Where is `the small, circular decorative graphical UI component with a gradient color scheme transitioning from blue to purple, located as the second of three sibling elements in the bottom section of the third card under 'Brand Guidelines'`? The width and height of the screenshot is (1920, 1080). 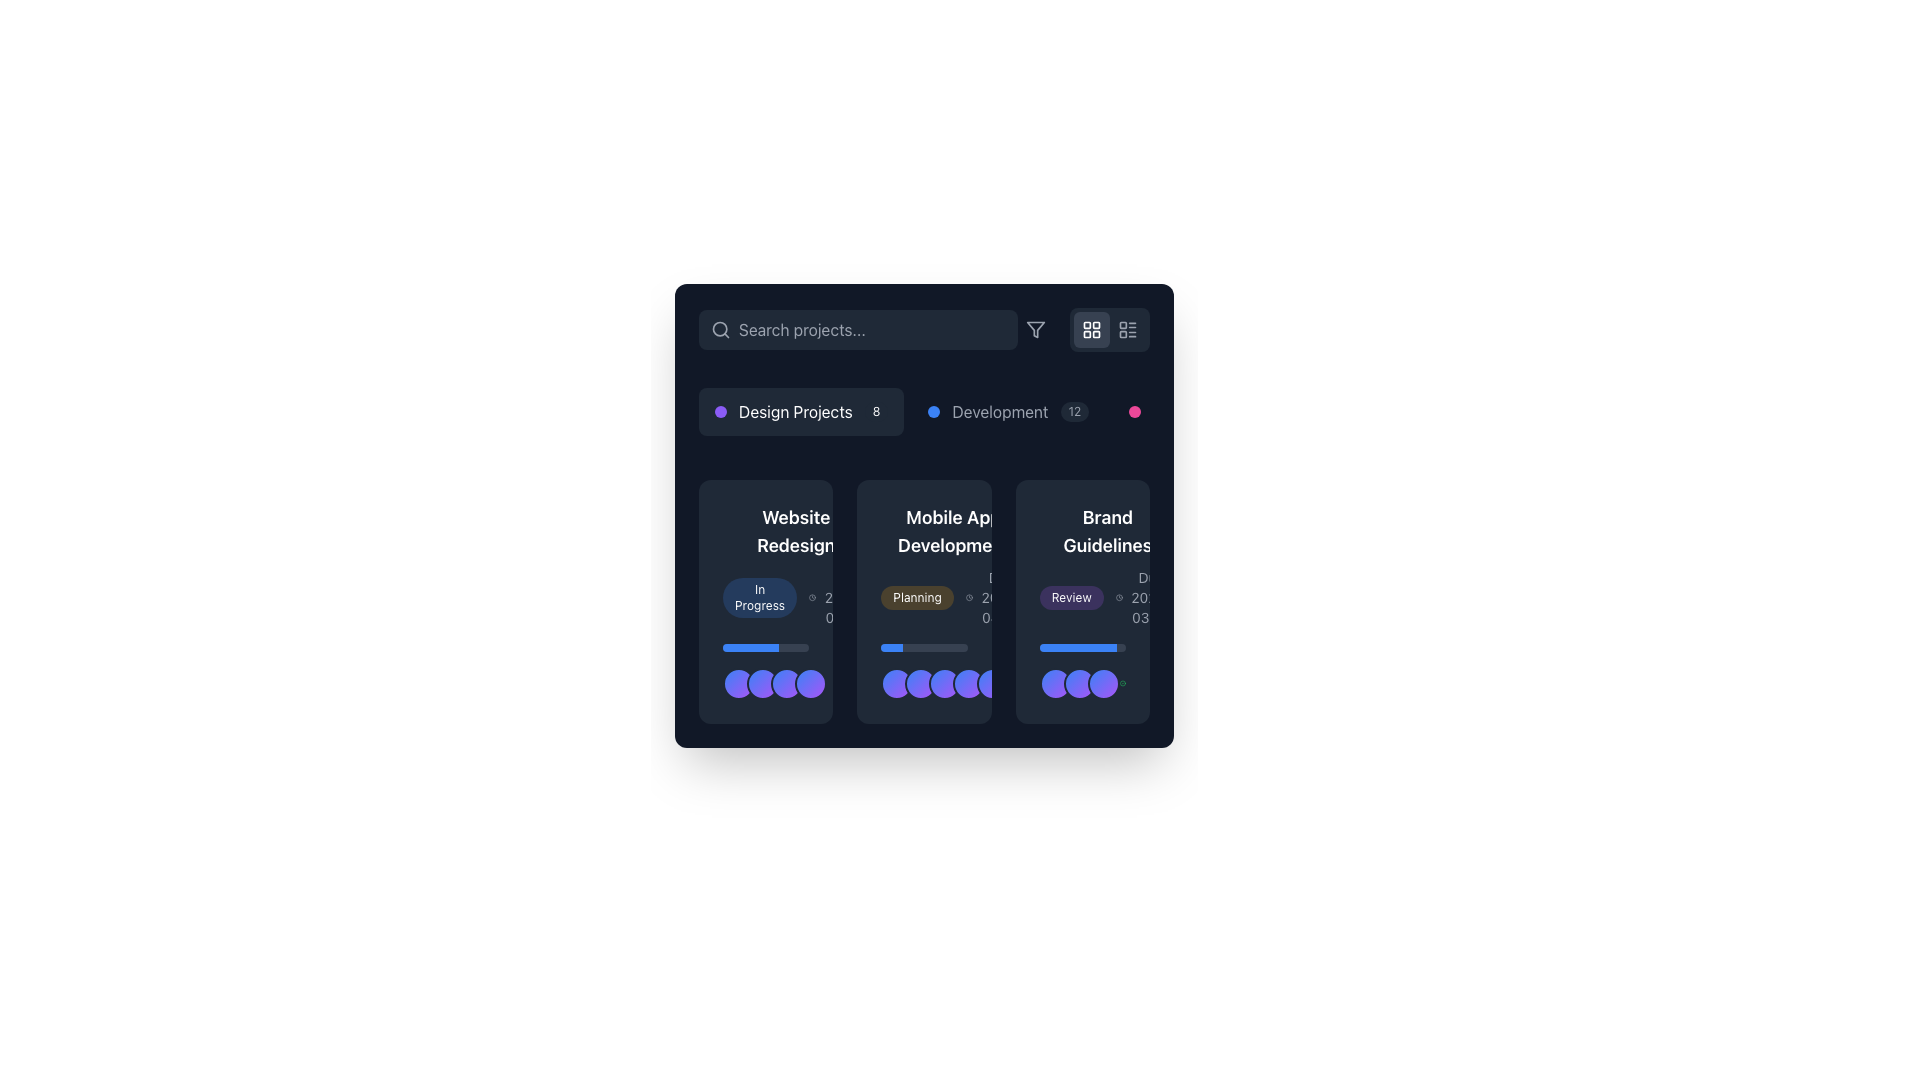
the small, circular decorative graphical UI component with a gradient color scheme transitioning from blue to purple, located as the second of three sibling elements in the bottom section of the third card under 'Brand Guidelines' is located at coordinates (1078, 682).